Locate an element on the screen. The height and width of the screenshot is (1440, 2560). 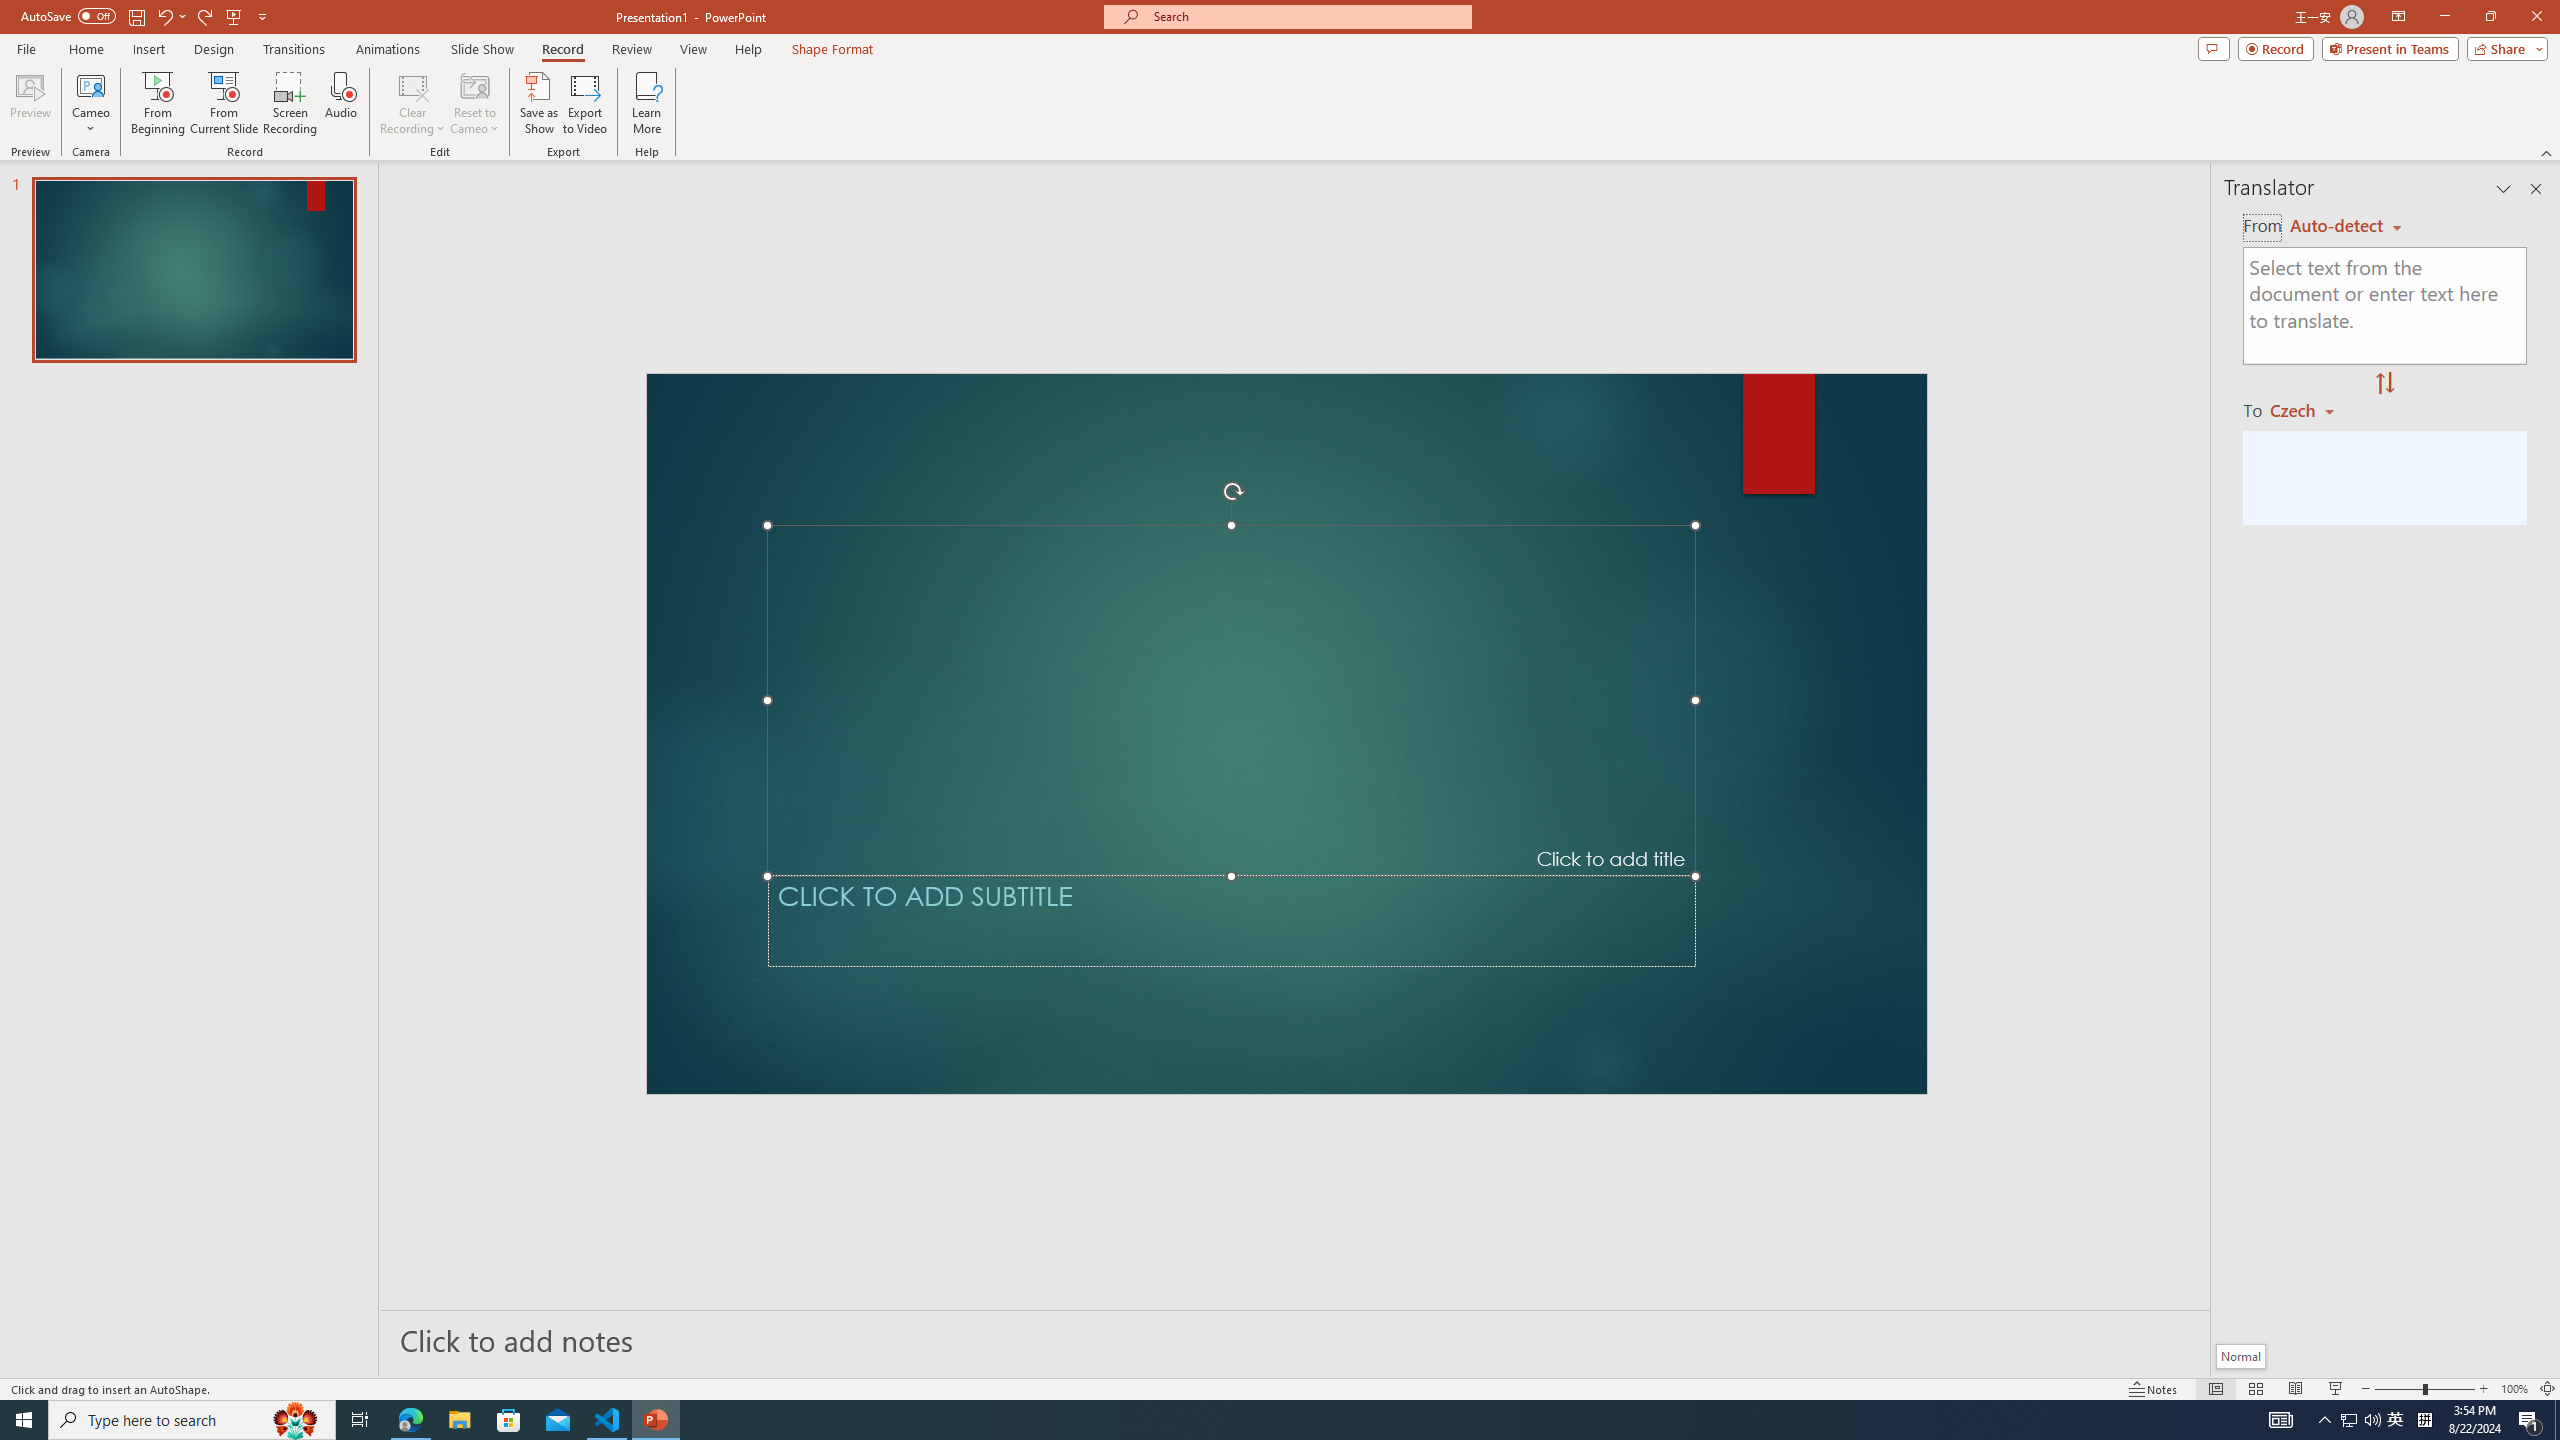
'Zoom 100%' is located at coordinates (2515, 1389).